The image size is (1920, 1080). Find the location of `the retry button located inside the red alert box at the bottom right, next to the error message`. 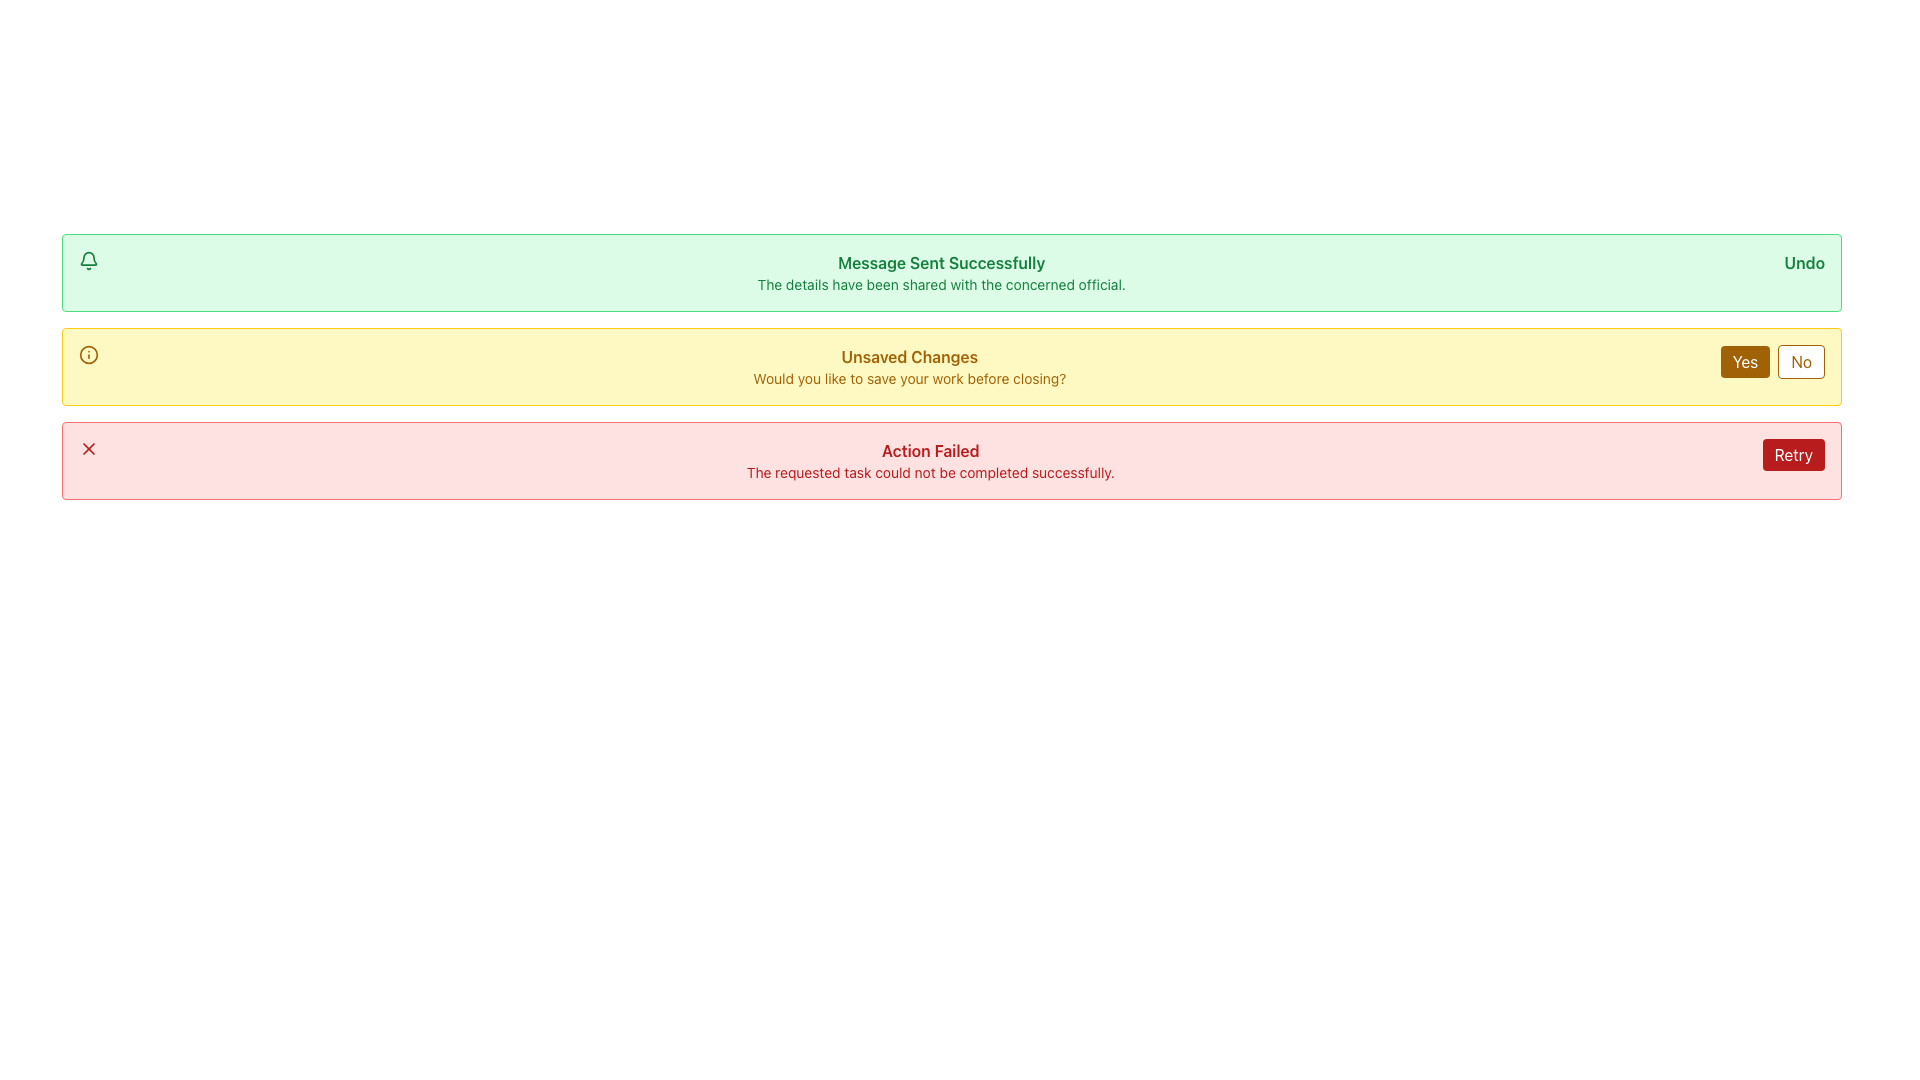

the retry button located inside the red alert box at the bottom right, next to the error message is located at coordinates (1793, 455).